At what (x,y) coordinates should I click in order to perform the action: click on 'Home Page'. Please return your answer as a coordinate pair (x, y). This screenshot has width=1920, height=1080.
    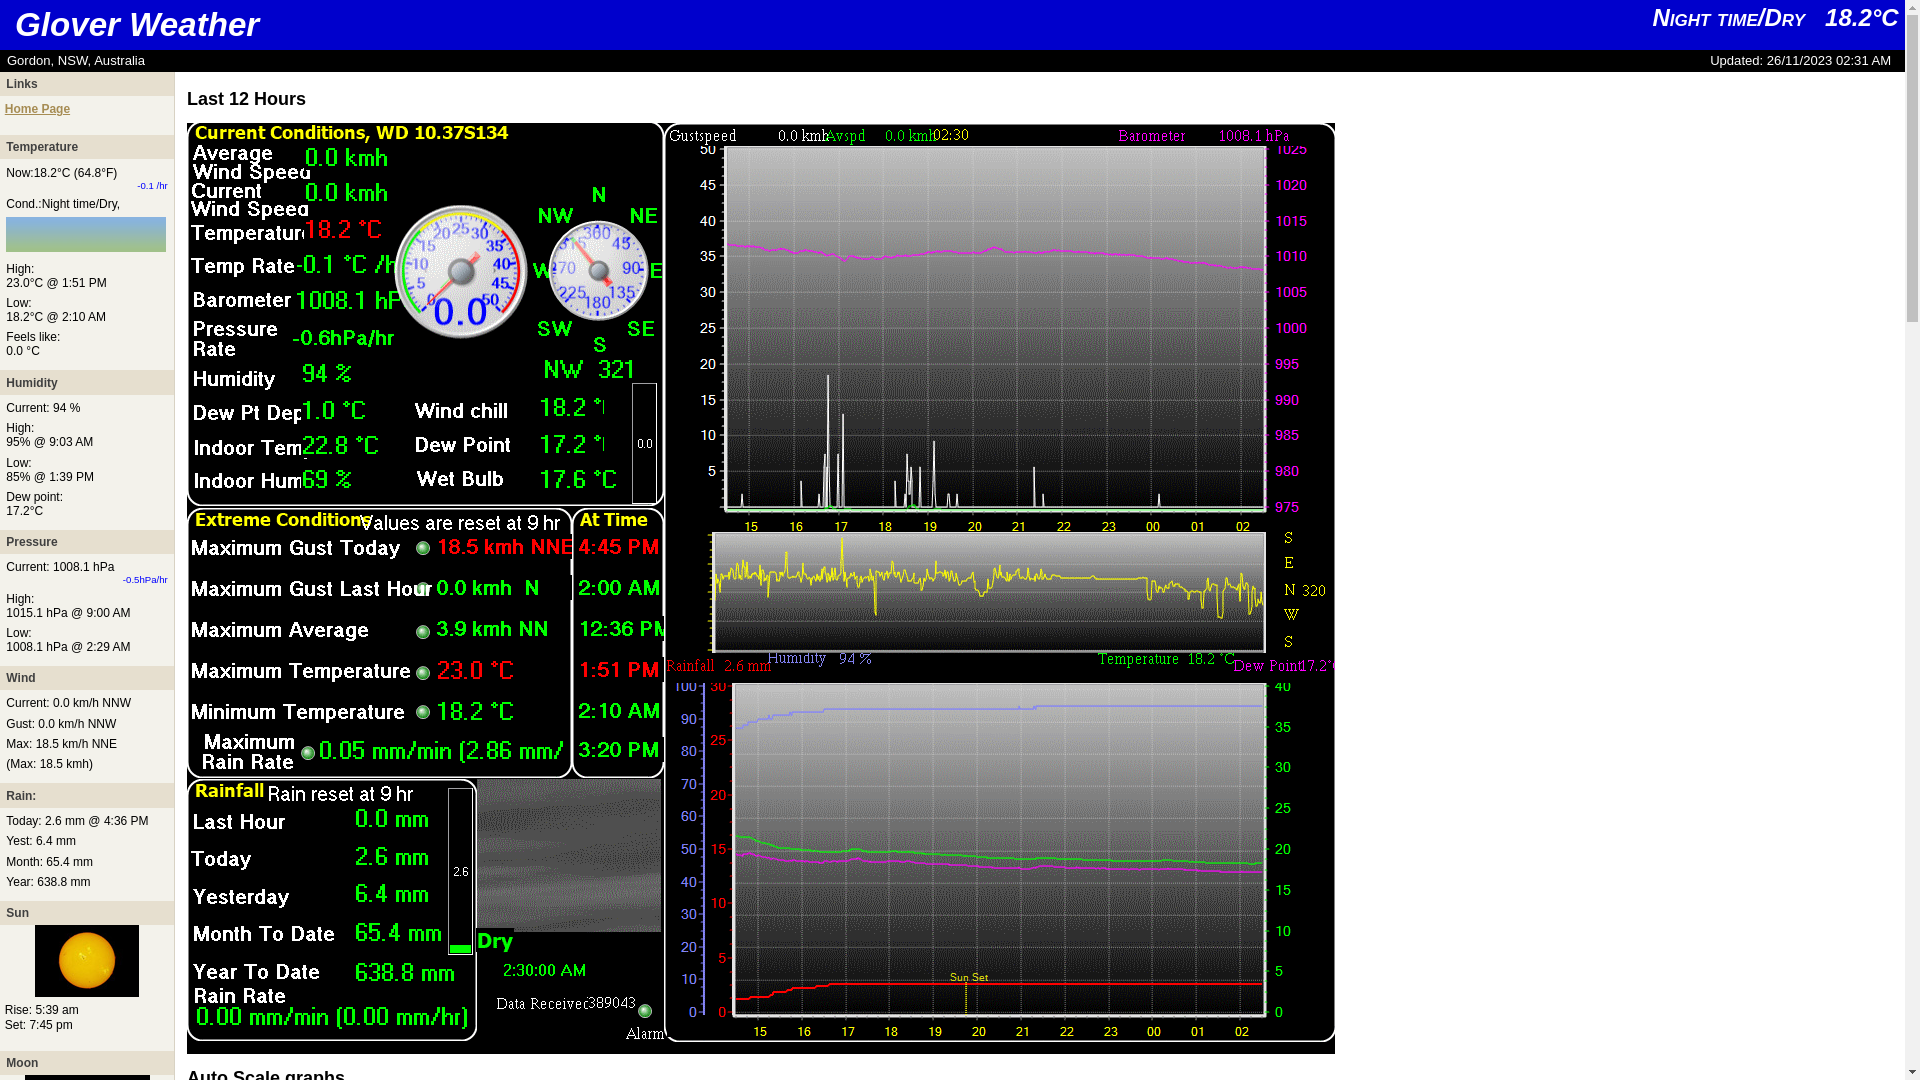
    Looking at the image, I should click on (37, 108).